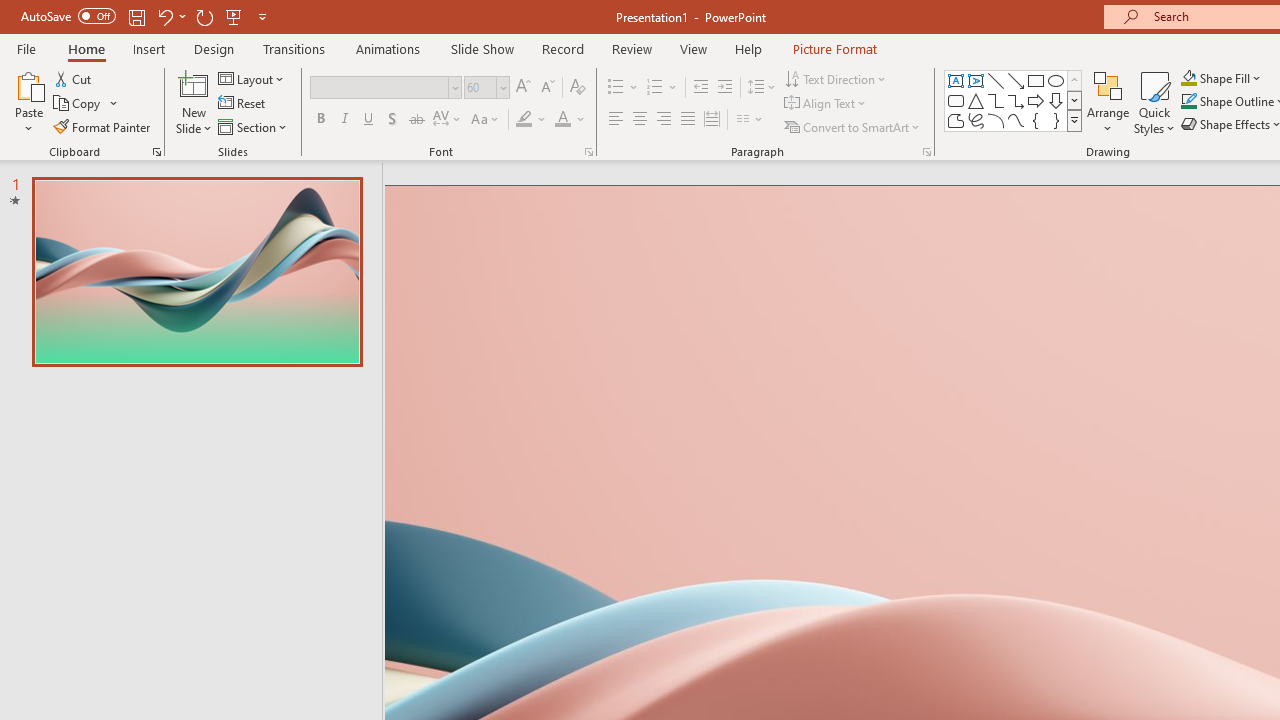 The image size is (1280, 720). Describe the element at coordinates (547, 86) in the screenshot. I see `'Decrease Font Size'` at that location.